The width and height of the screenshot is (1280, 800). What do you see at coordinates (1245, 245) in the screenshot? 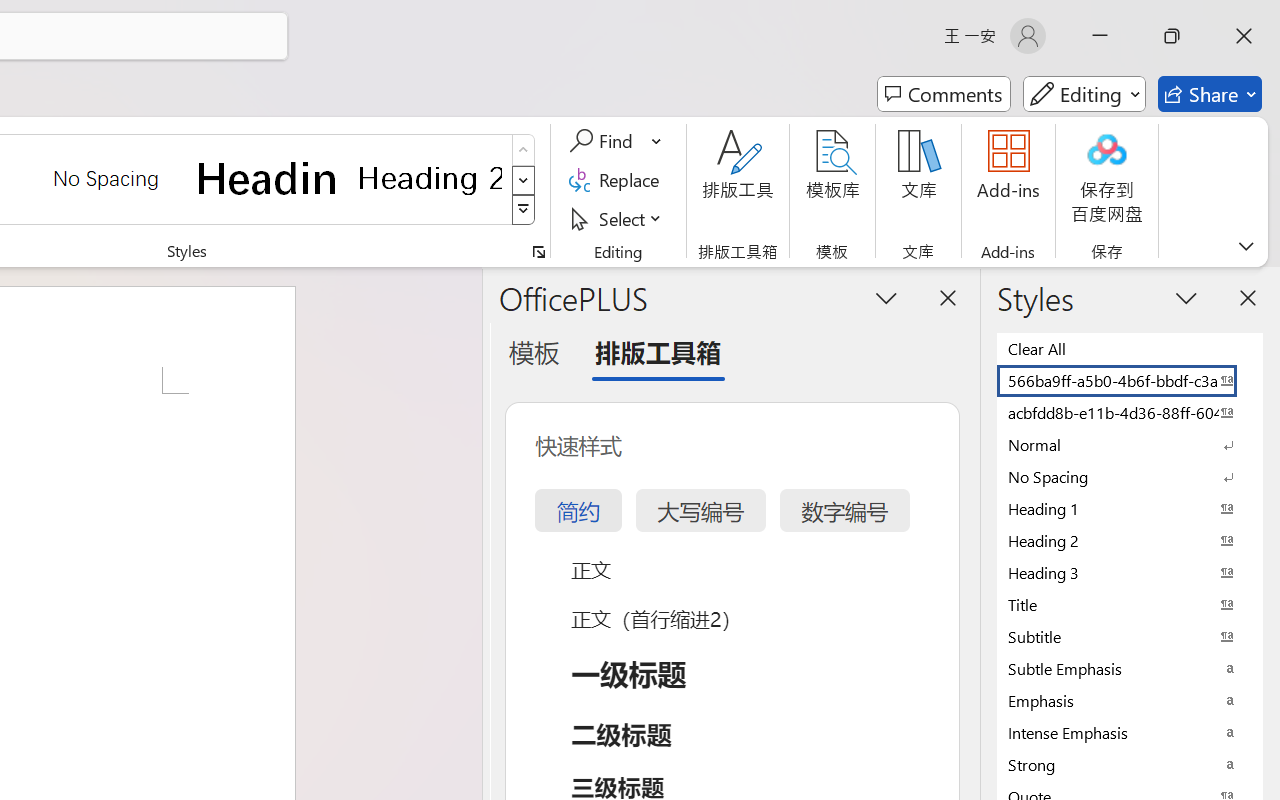
I see `'Ribbon Display Options'` at bounding box center [1245, 245].